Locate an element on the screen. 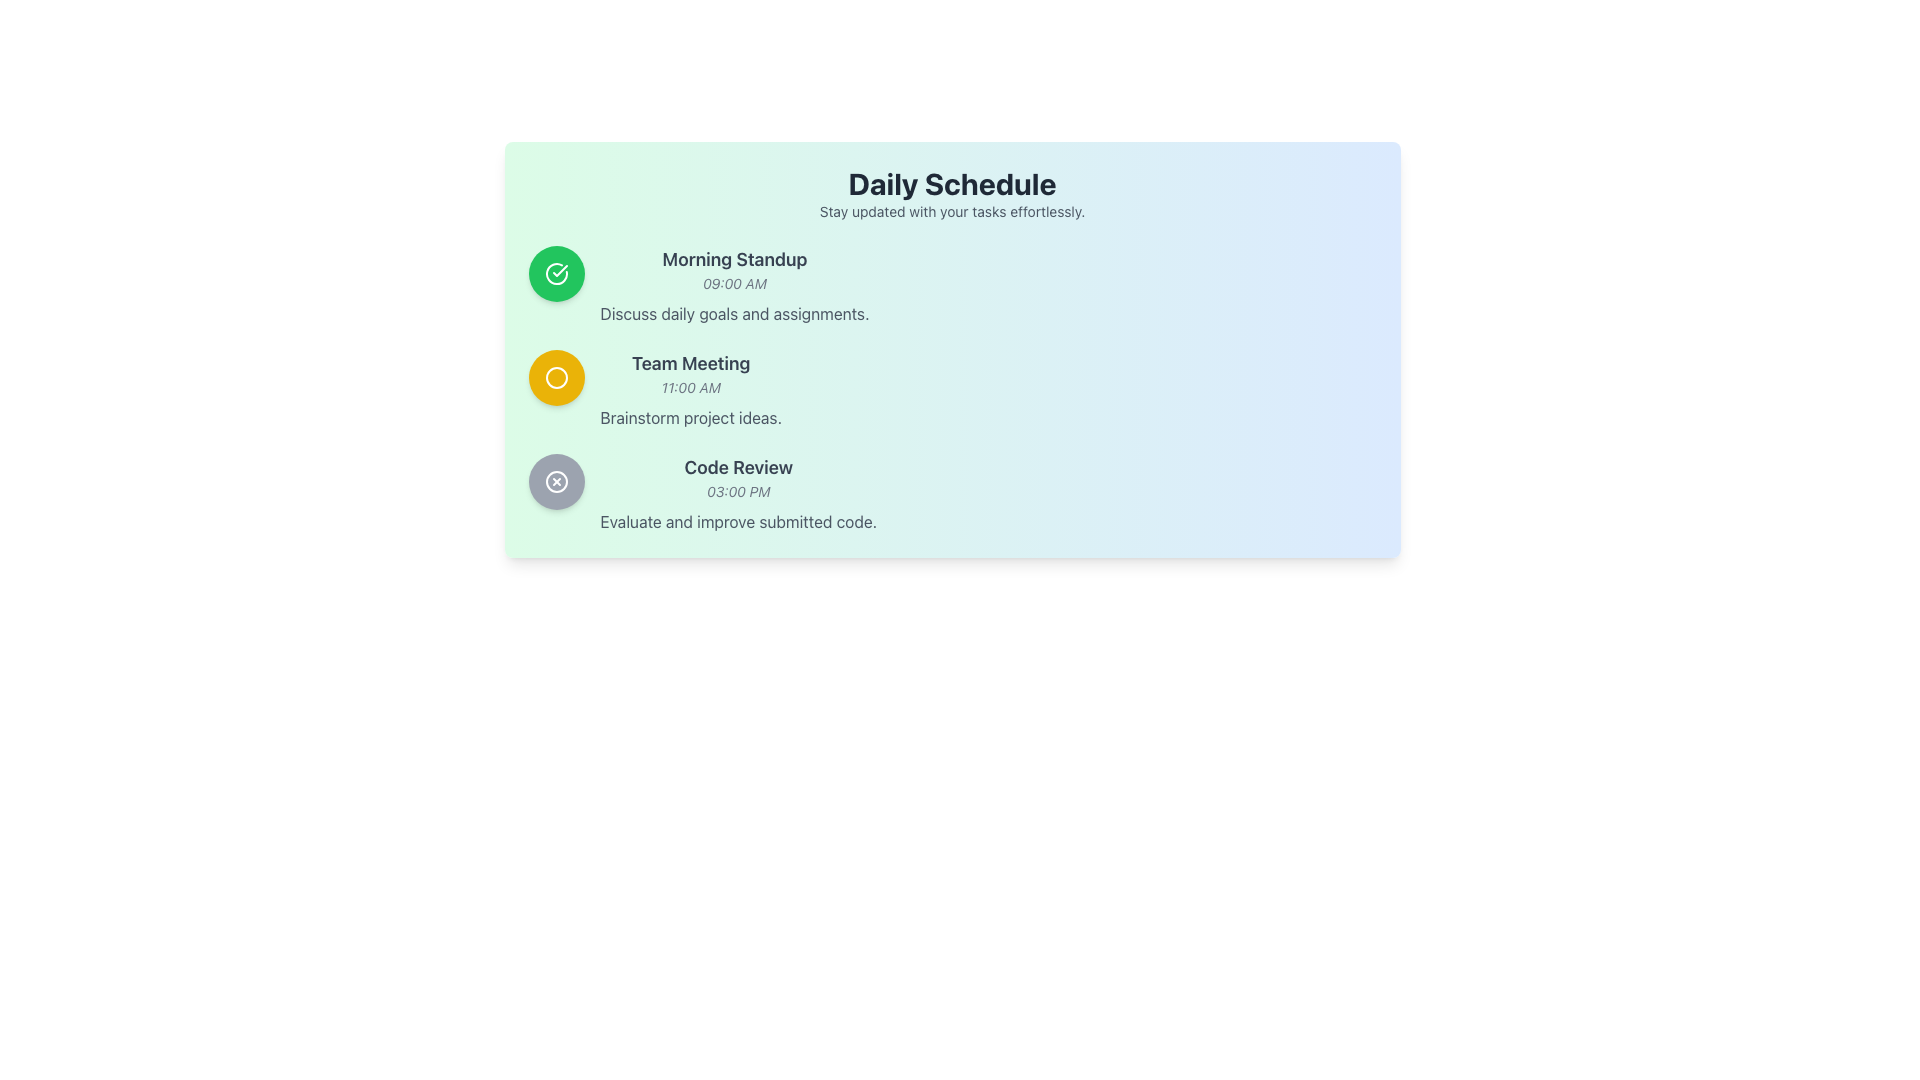  the third icon in the column of circled icons is located at coordinates (556, 482).